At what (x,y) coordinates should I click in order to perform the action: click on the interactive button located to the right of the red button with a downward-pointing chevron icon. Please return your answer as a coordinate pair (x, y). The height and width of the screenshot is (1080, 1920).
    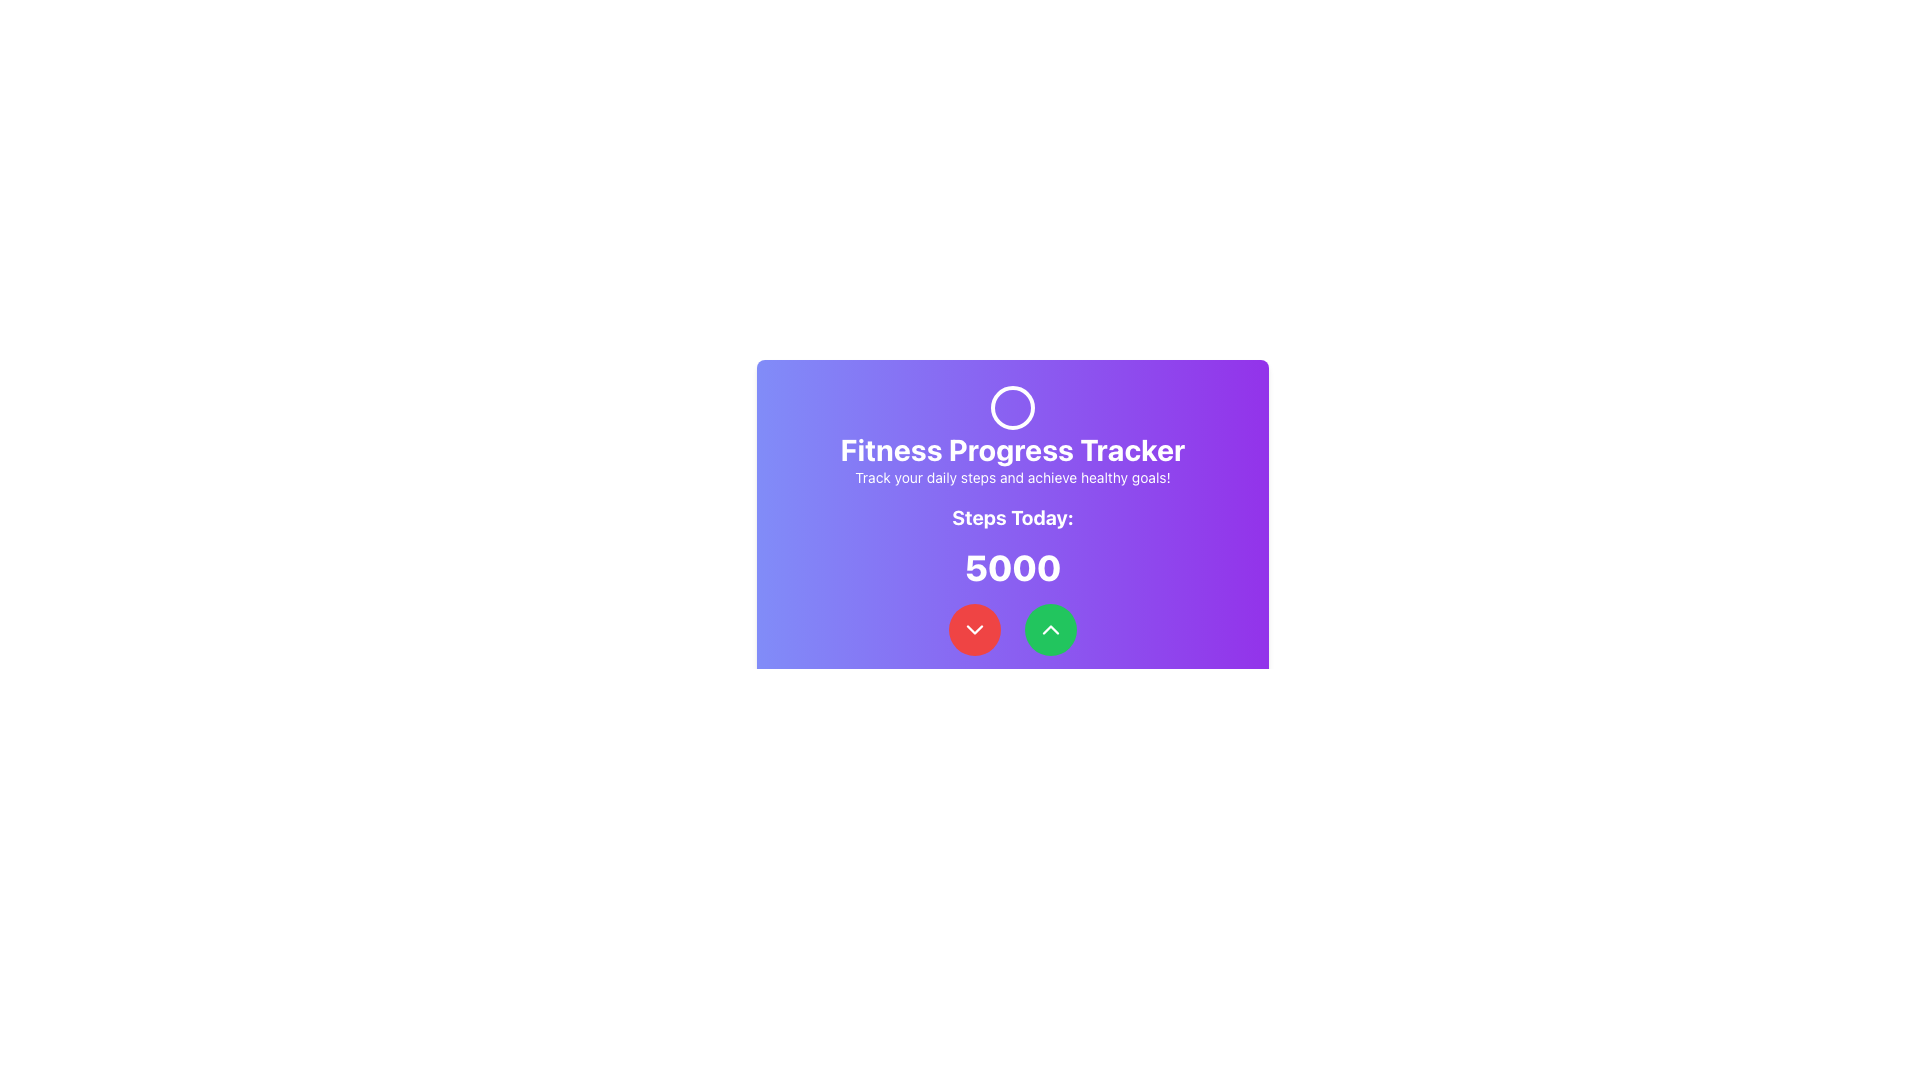
    Looking at the image, I should click on (1050, 628).